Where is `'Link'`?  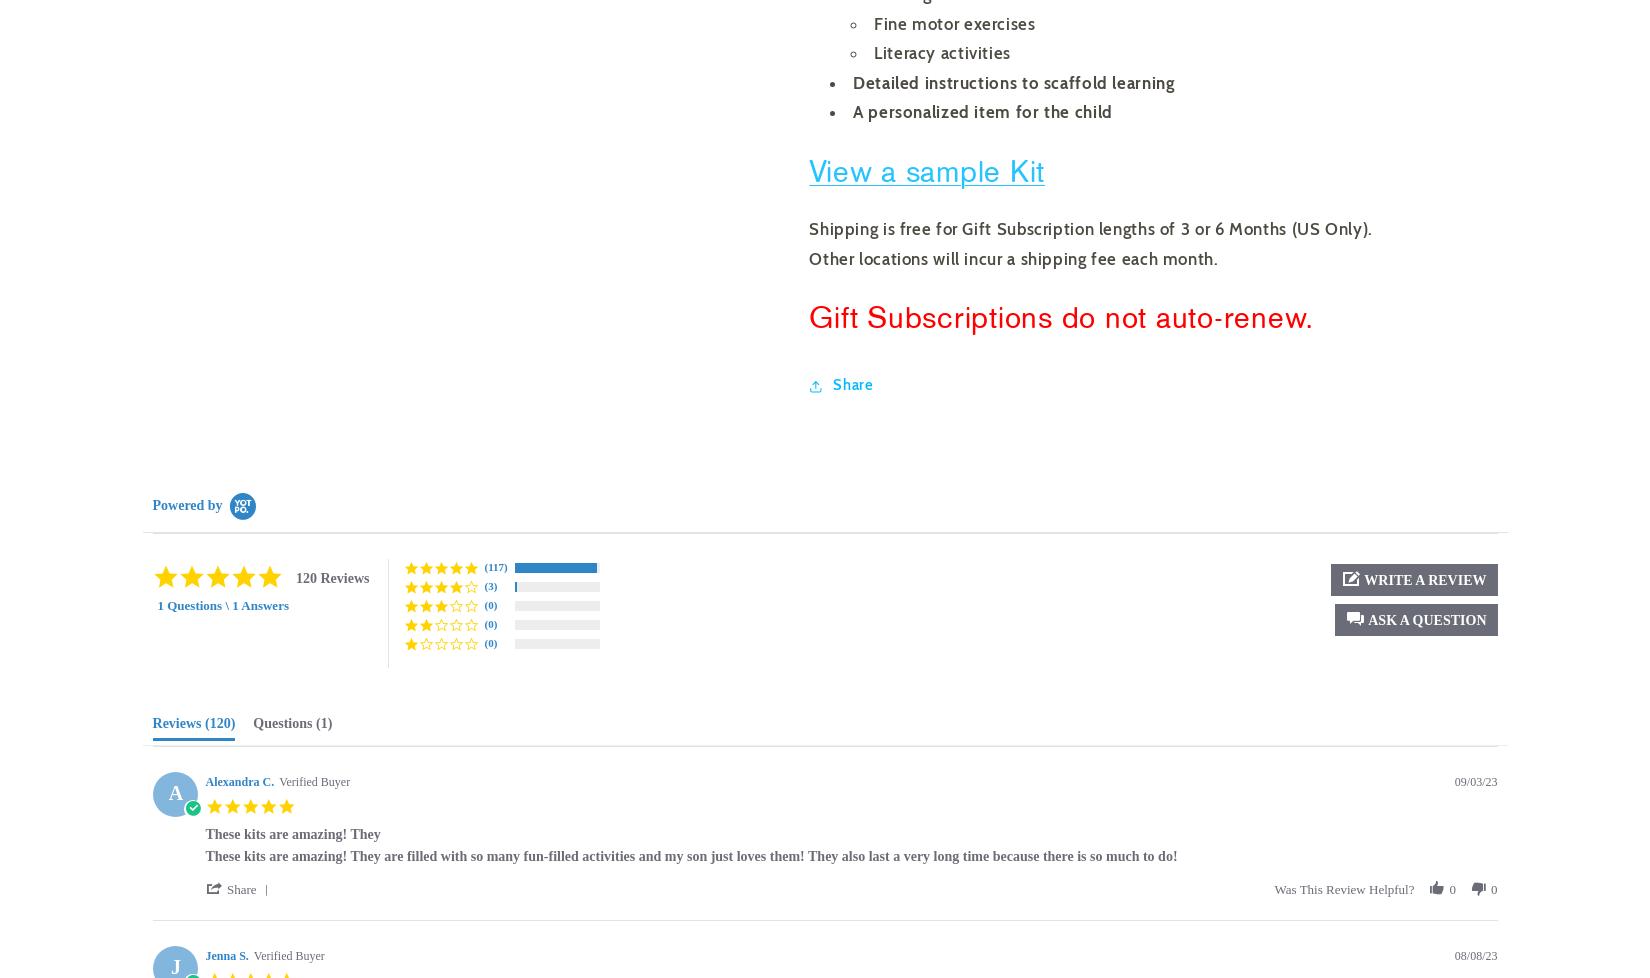 'Link' is located at coordinates (831, 453).